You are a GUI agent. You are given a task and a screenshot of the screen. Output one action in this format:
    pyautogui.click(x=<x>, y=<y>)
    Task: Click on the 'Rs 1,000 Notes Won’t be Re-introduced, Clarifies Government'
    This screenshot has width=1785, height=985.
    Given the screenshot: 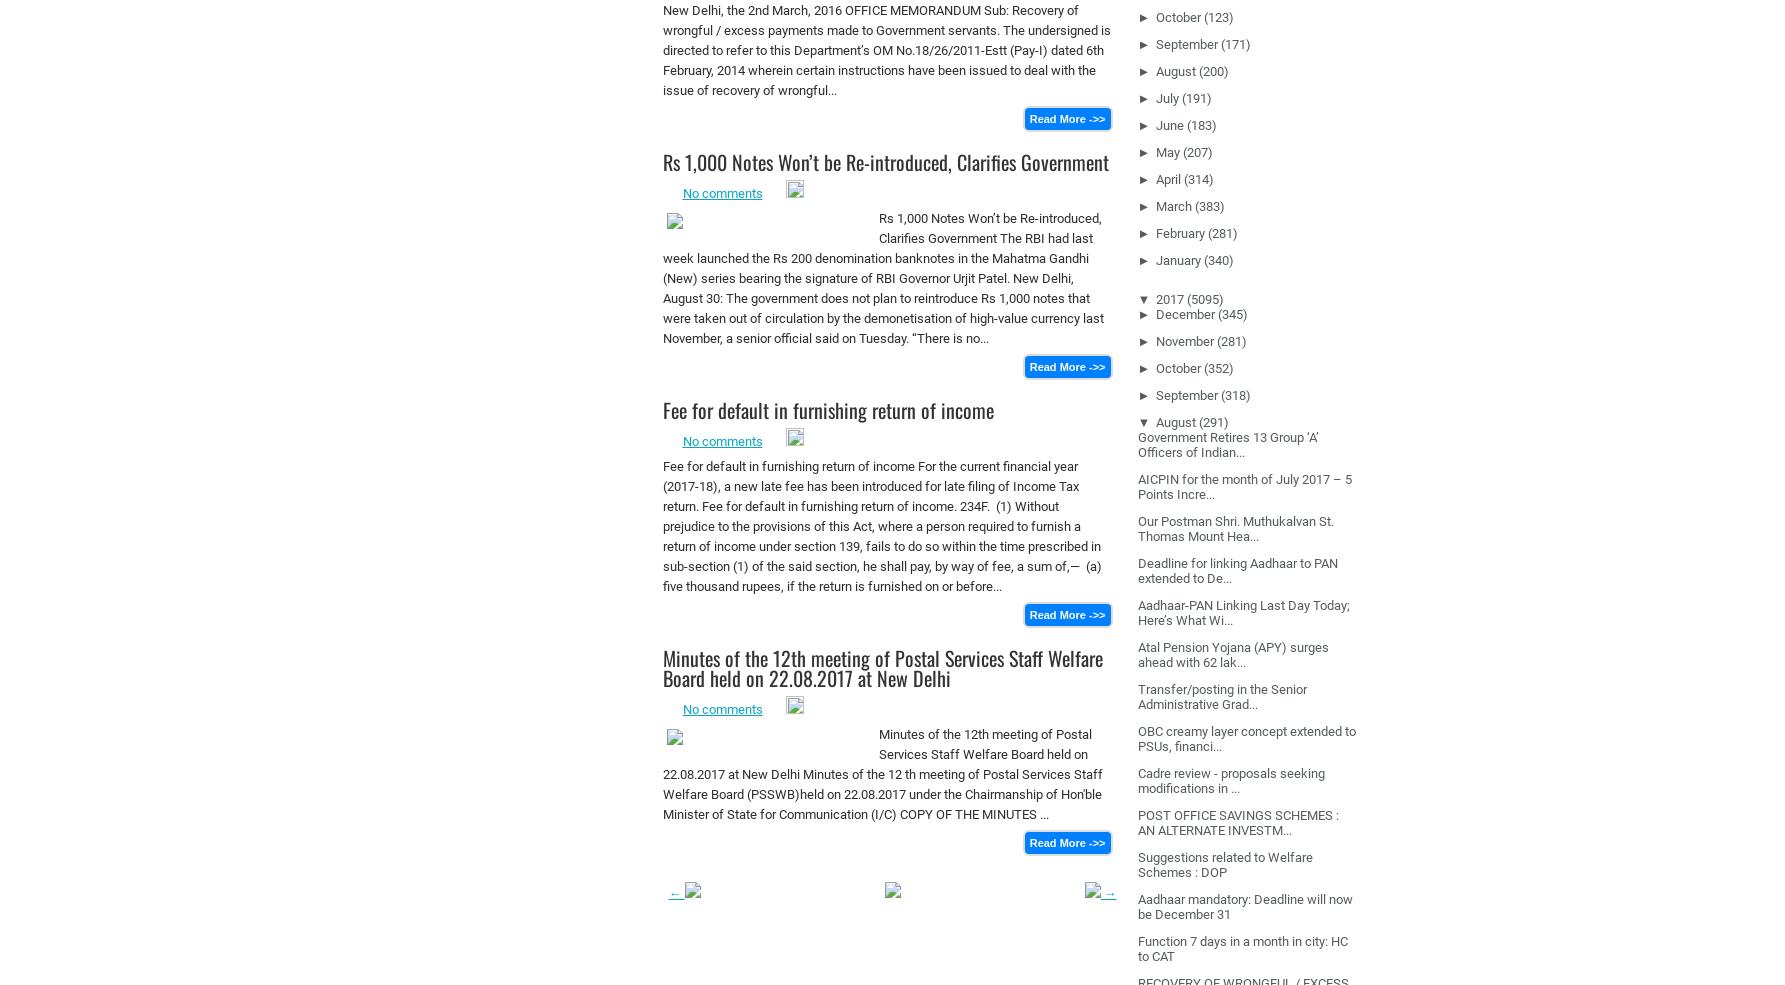 What is the action you would take?
    pyautogui.click(x=885, y=162)
    